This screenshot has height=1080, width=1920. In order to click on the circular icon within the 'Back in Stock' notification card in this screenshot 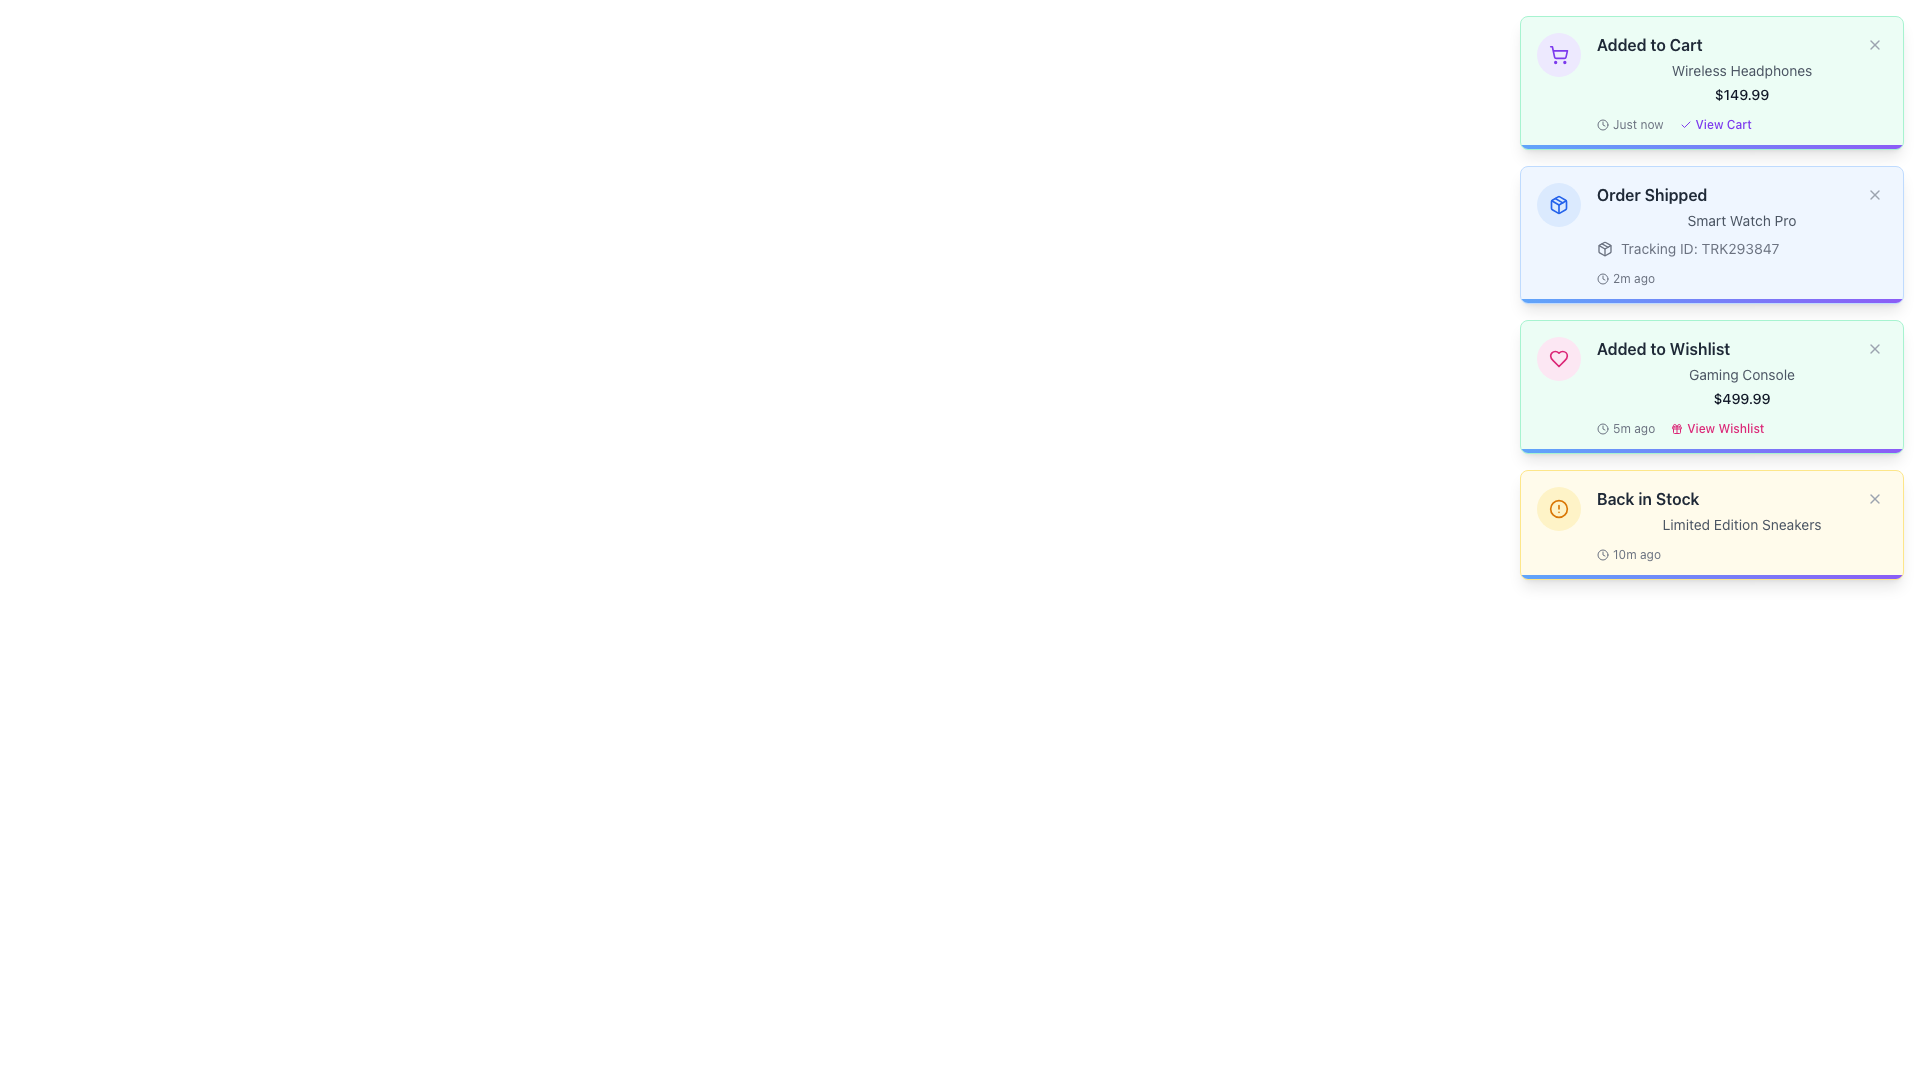, I will do `click(1558, 507)`.